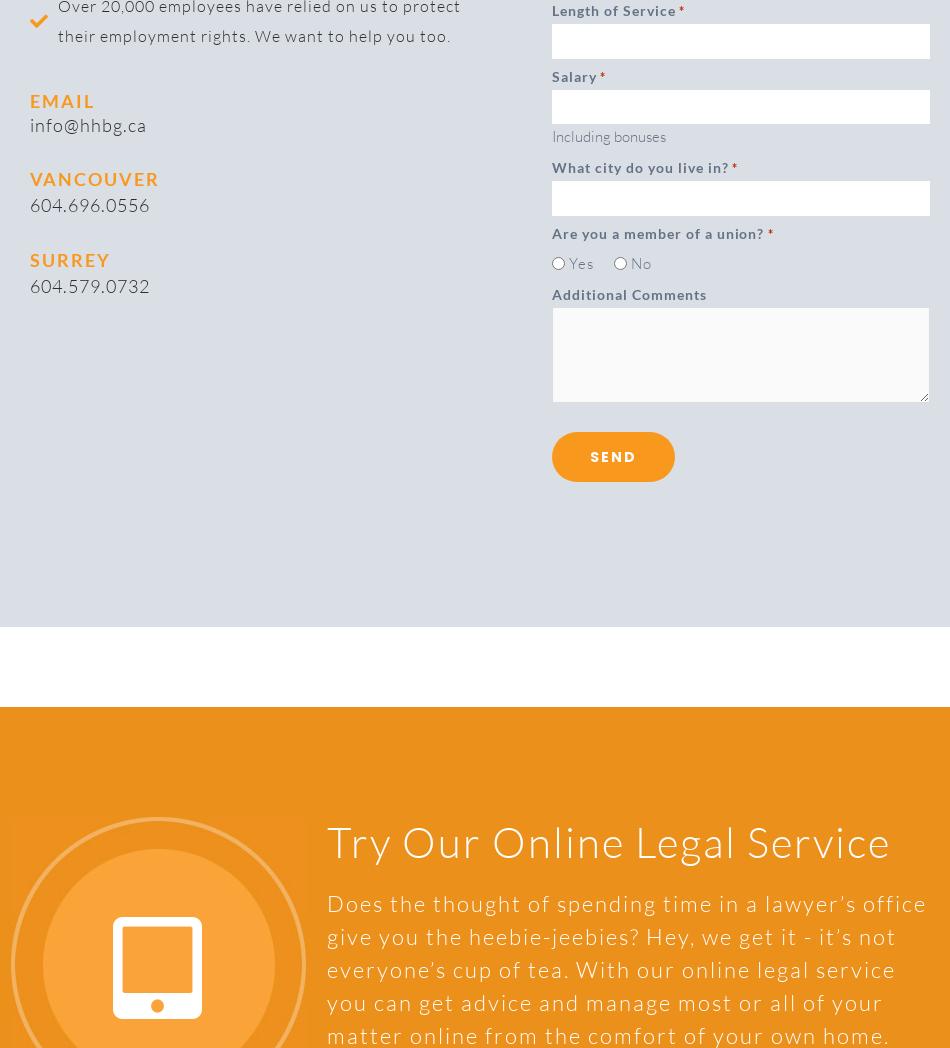 This screenshot has height=1048, width=950. Describe the element at coordinates (640, 166) in the screenshot. I see `'What city do you live in?'` at that location.